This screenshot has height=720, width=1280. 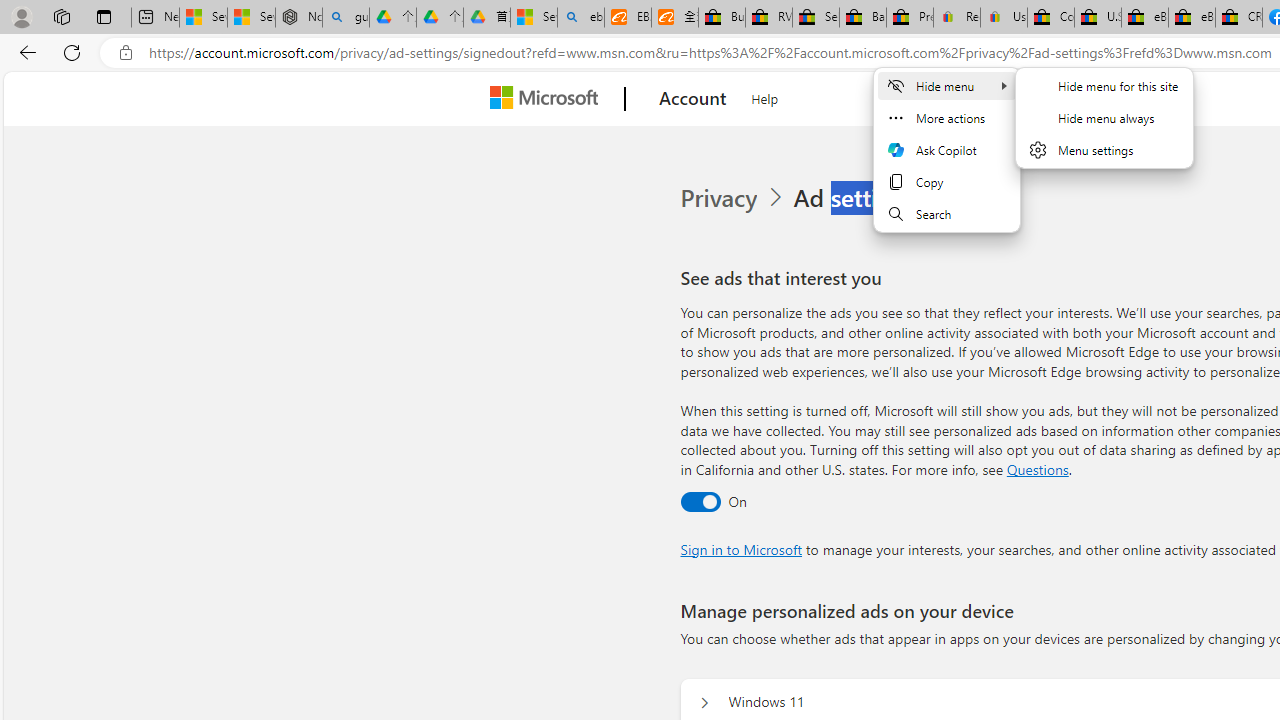 What do you see at coordinates (61, 16) in the screenshot?
I see `'Workspaces'` at bounding box center [61, 16].